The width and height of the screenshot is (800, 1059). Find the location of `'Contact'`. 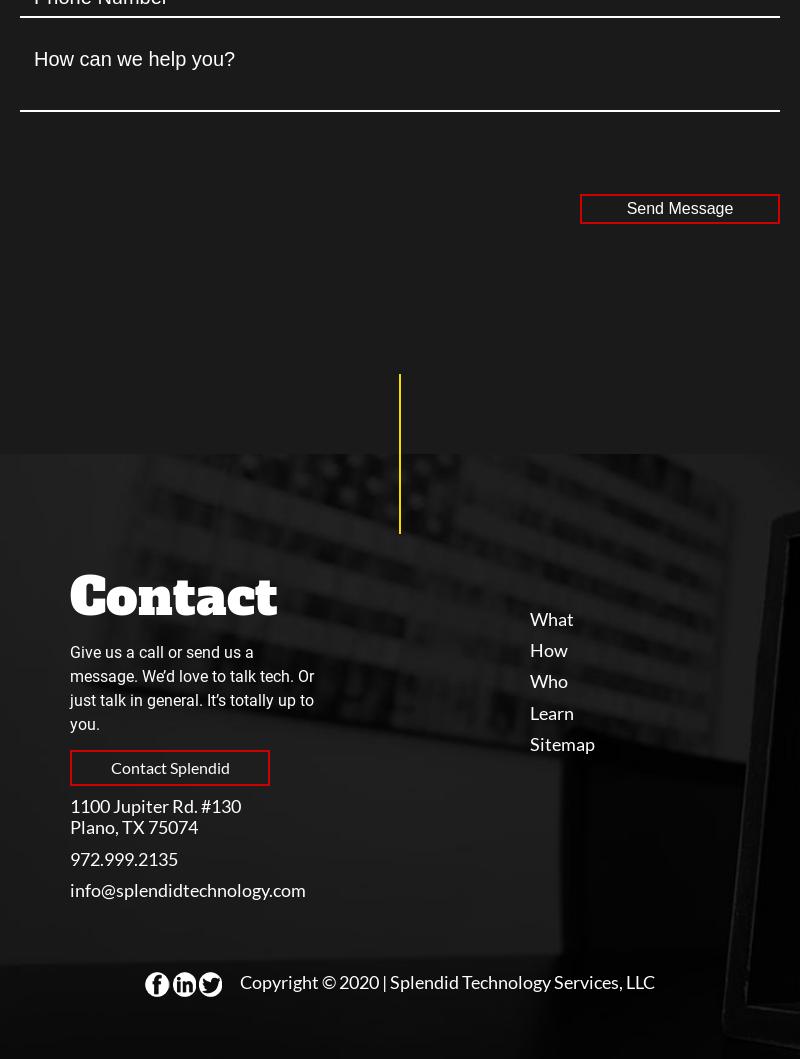

'Contact' is located at coordinates (173, 595).